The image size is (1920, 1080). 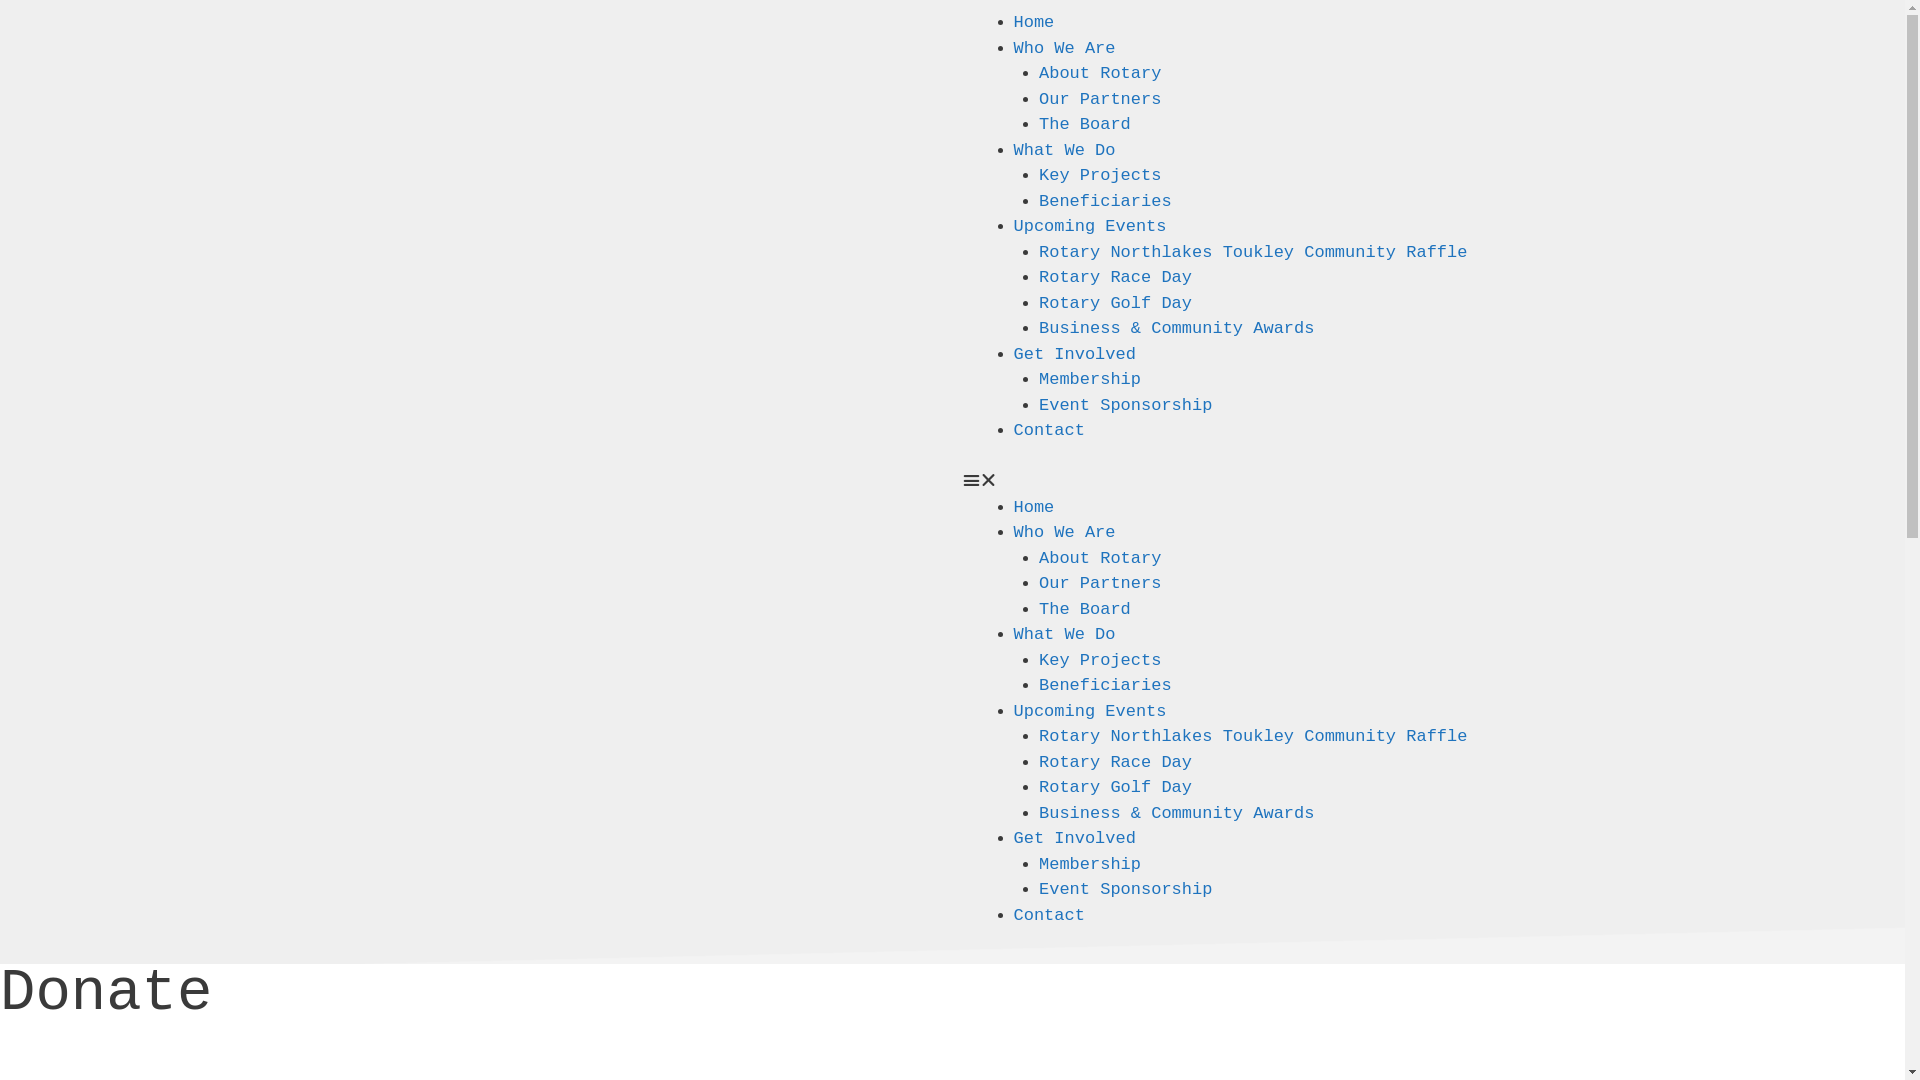 I want to click on 'Event Sponsorship', so click(x=1125, y=405).